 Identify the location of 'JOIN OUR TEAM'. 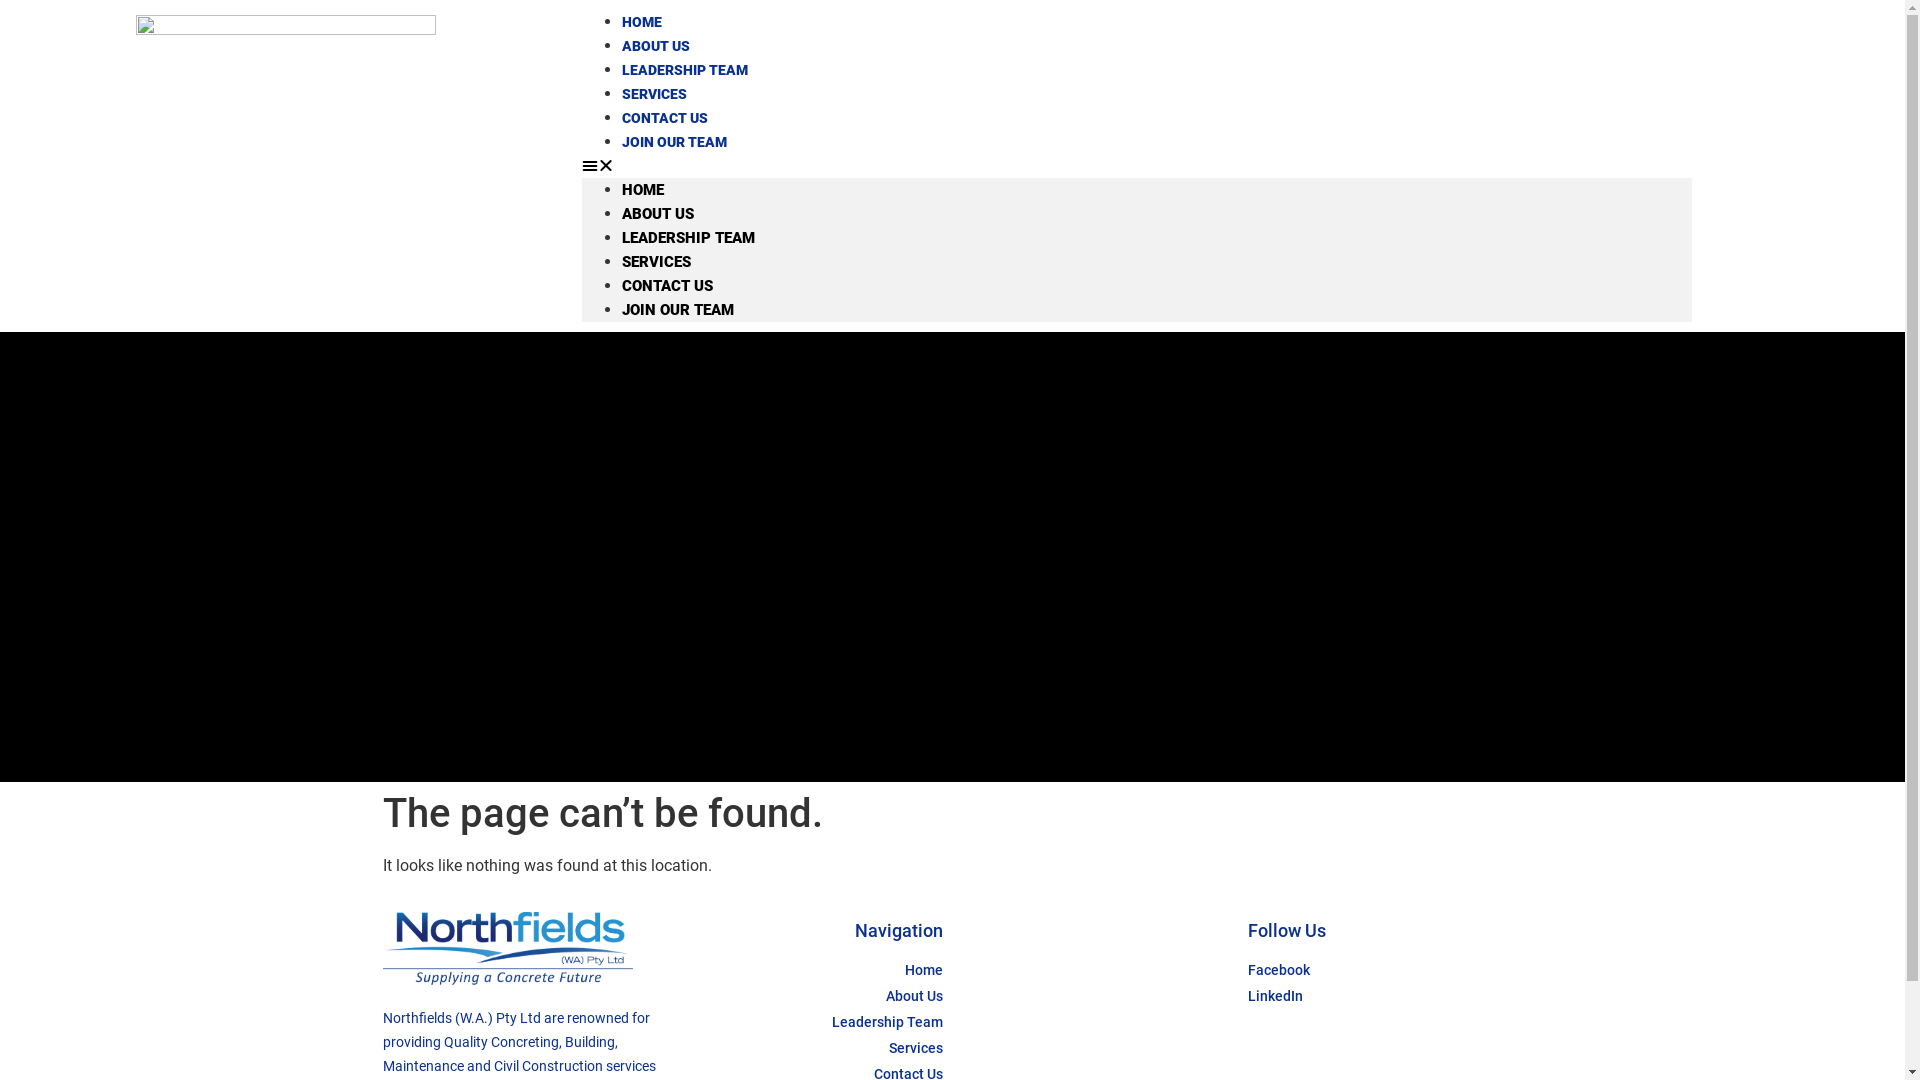
(674, 141).